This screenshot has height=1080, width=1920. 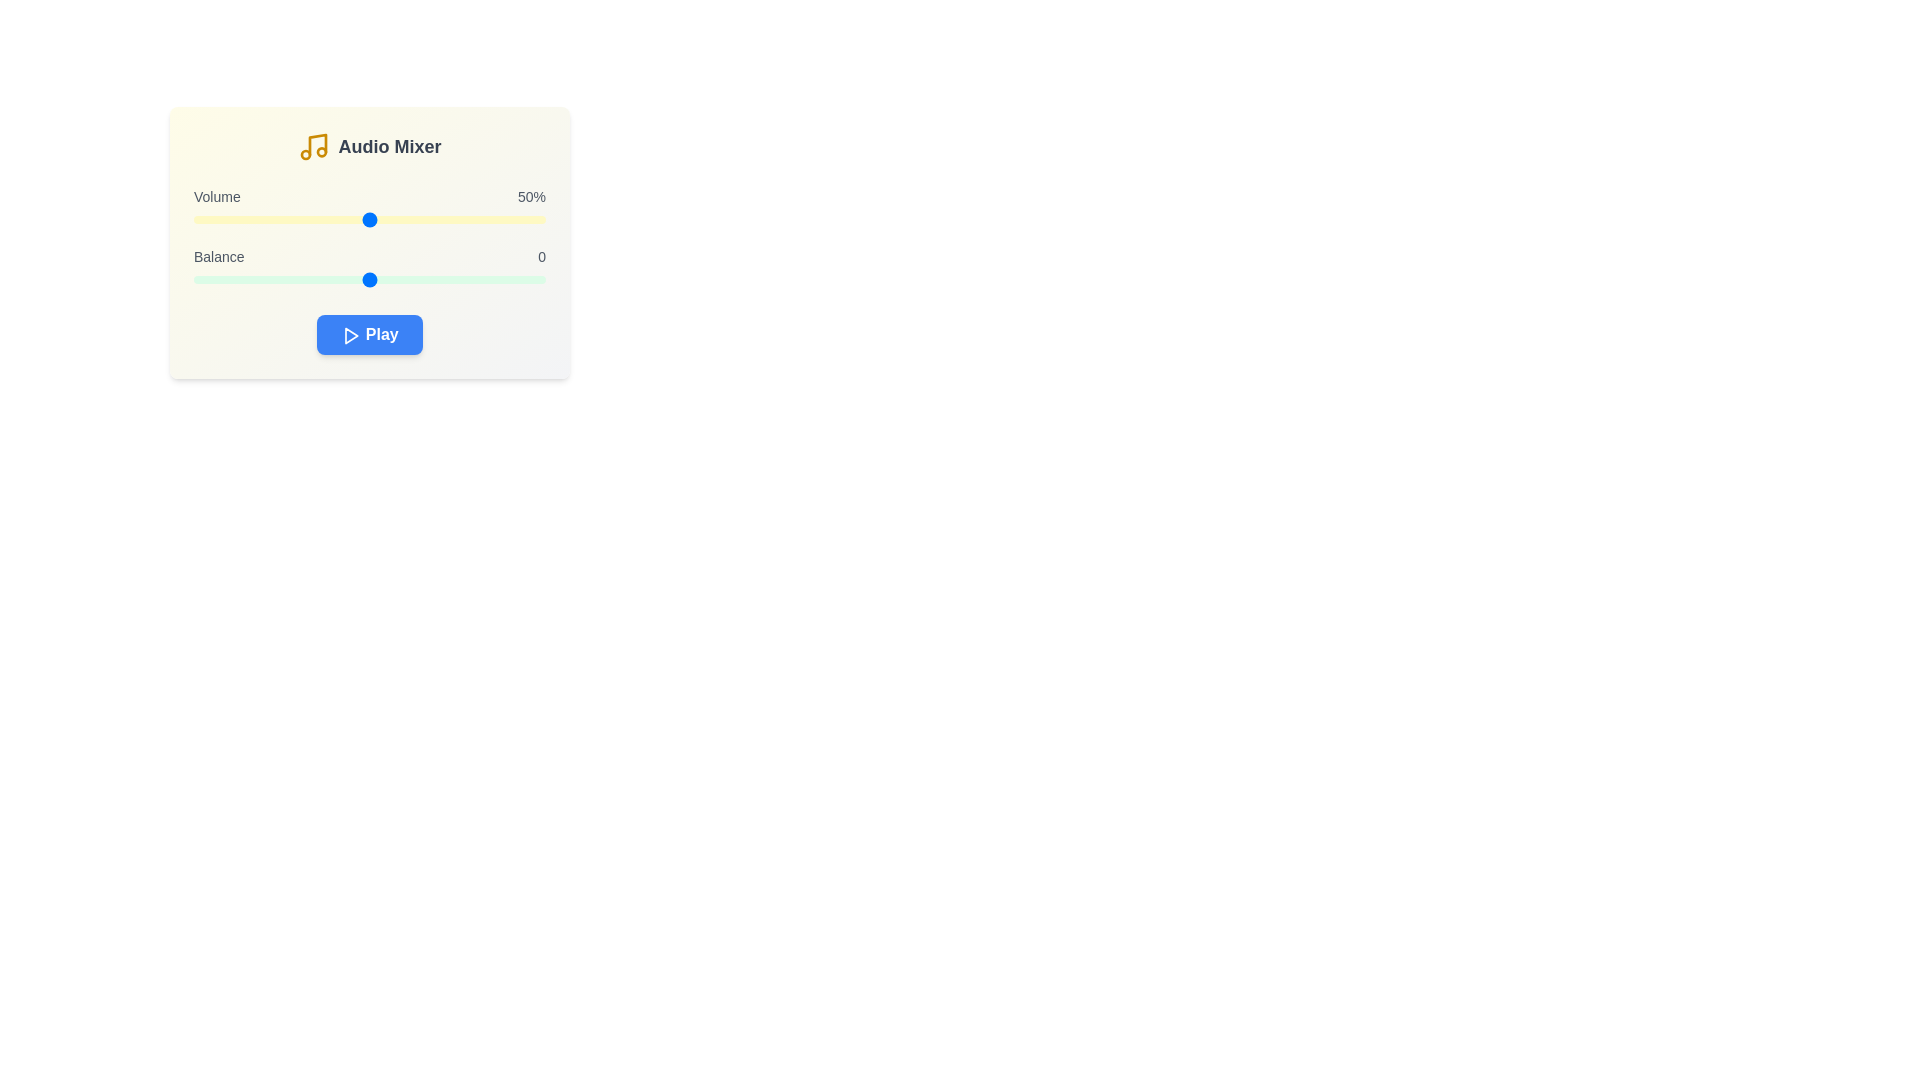 I want to click on the 'Play' button with white text on a blue background, located in the 'Audio Mixer' interface, so click(x=369, y=334).